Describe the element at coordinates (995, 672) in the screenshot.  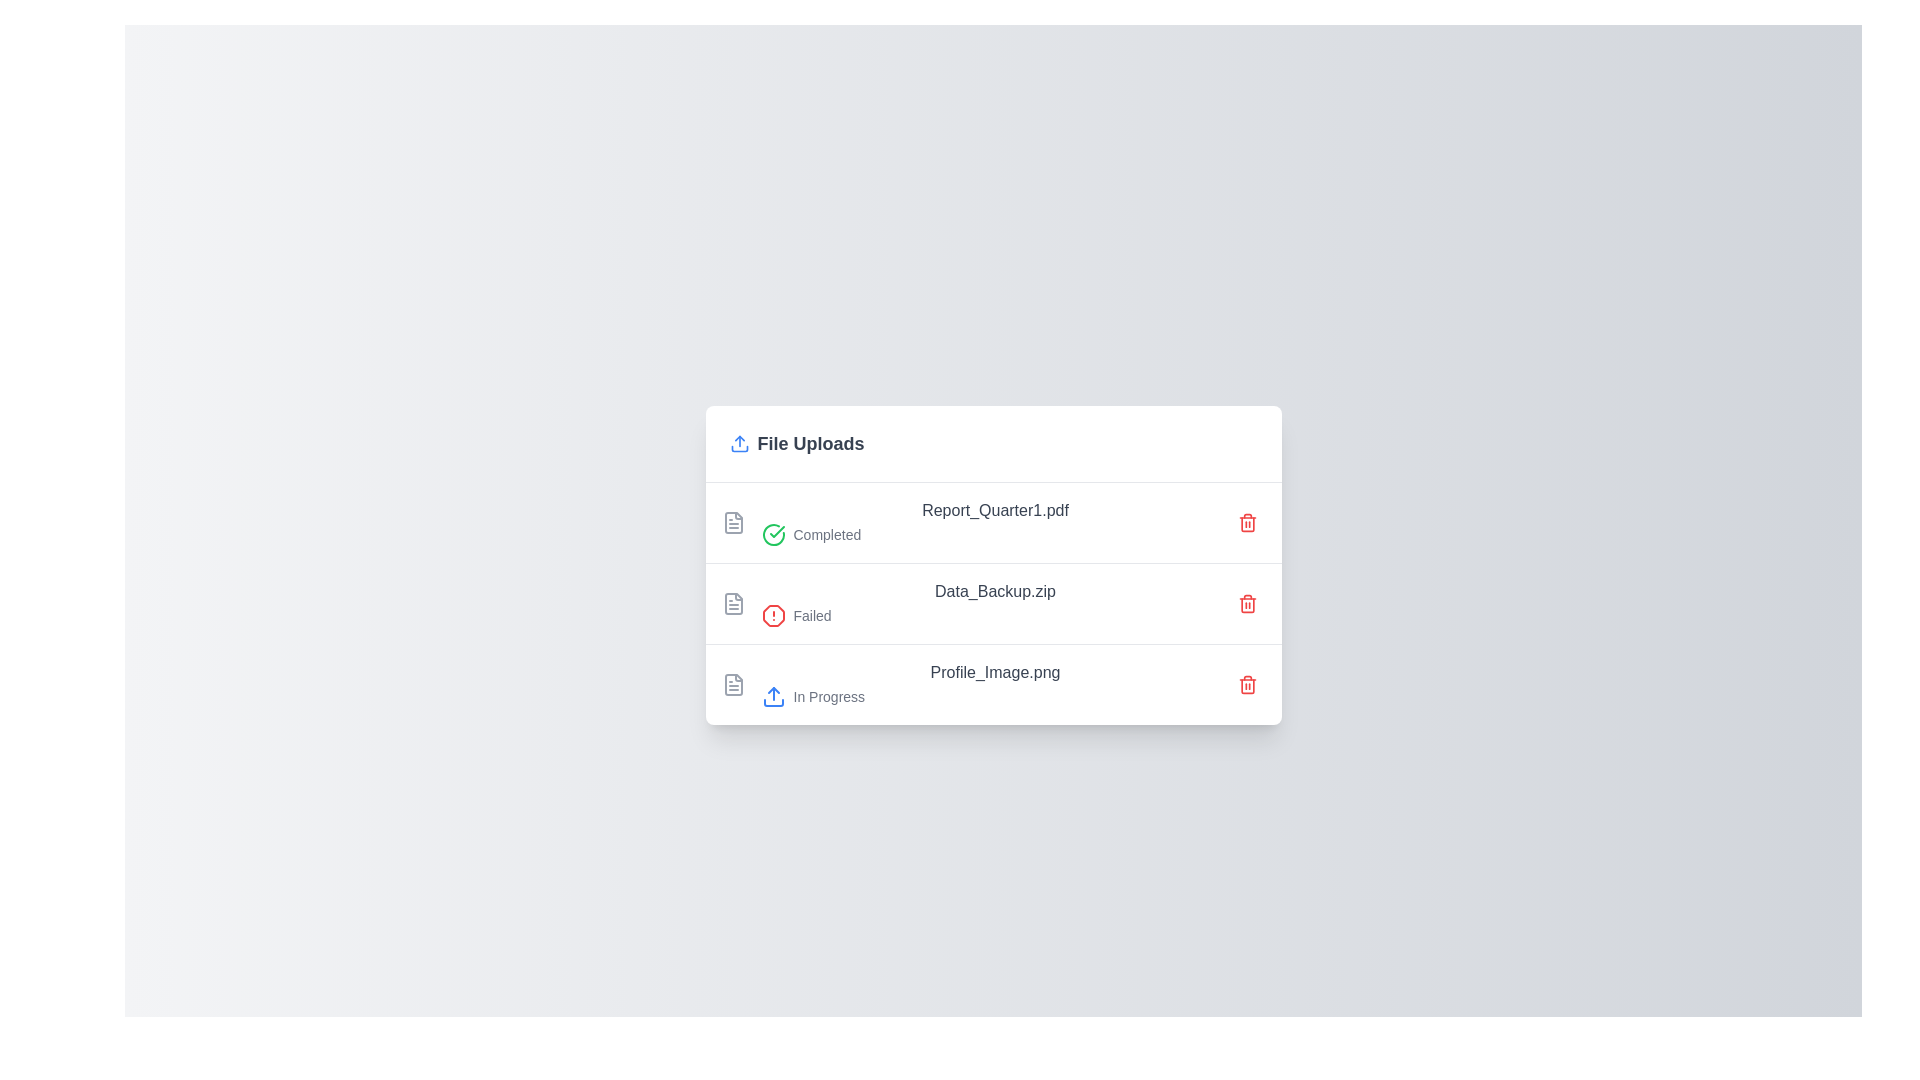
I see `the text label displaying the filename 'Profile_Image.png', which is styled in gray and located within the file list of the file upload module` at that location.